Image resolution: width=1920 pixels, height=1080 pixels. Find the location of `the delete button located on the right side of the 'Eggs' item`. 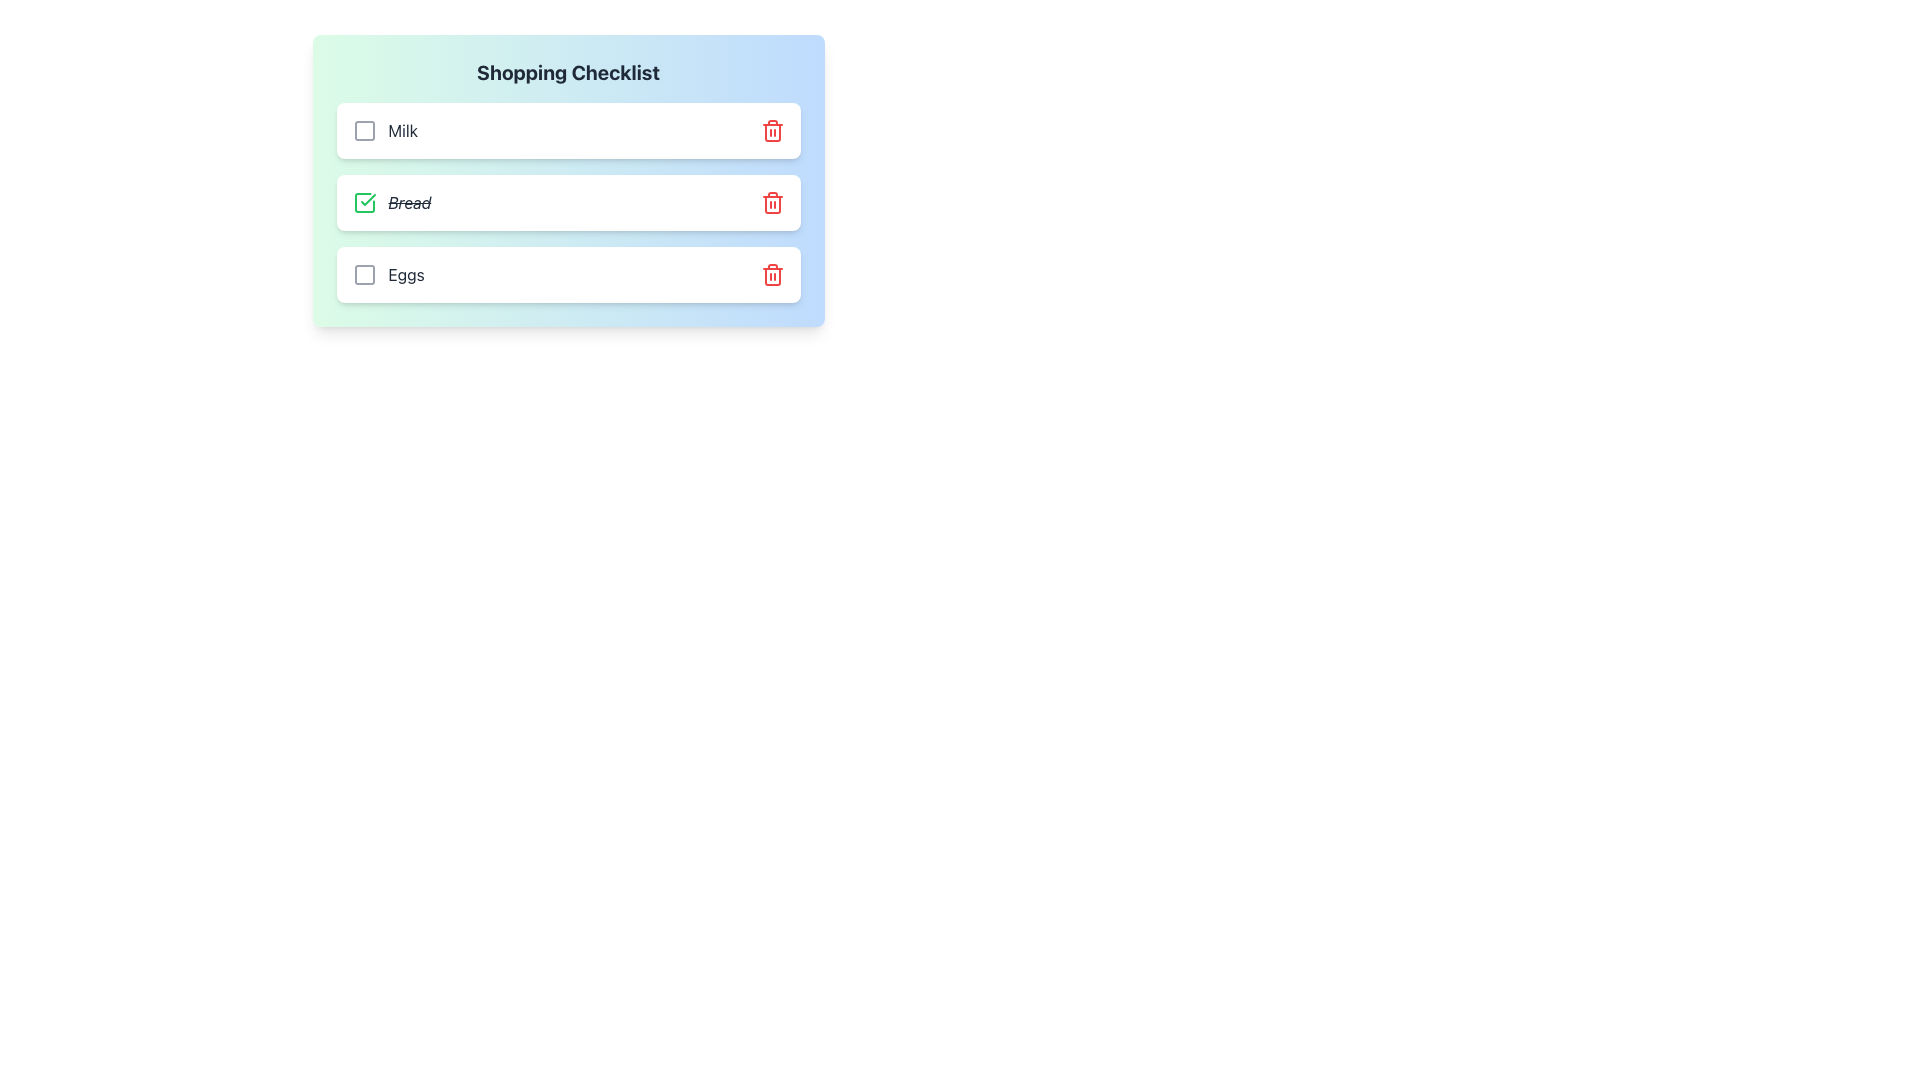

the delete button located on the right side of the 'Eggs' item is located at coordinates (771, 274).